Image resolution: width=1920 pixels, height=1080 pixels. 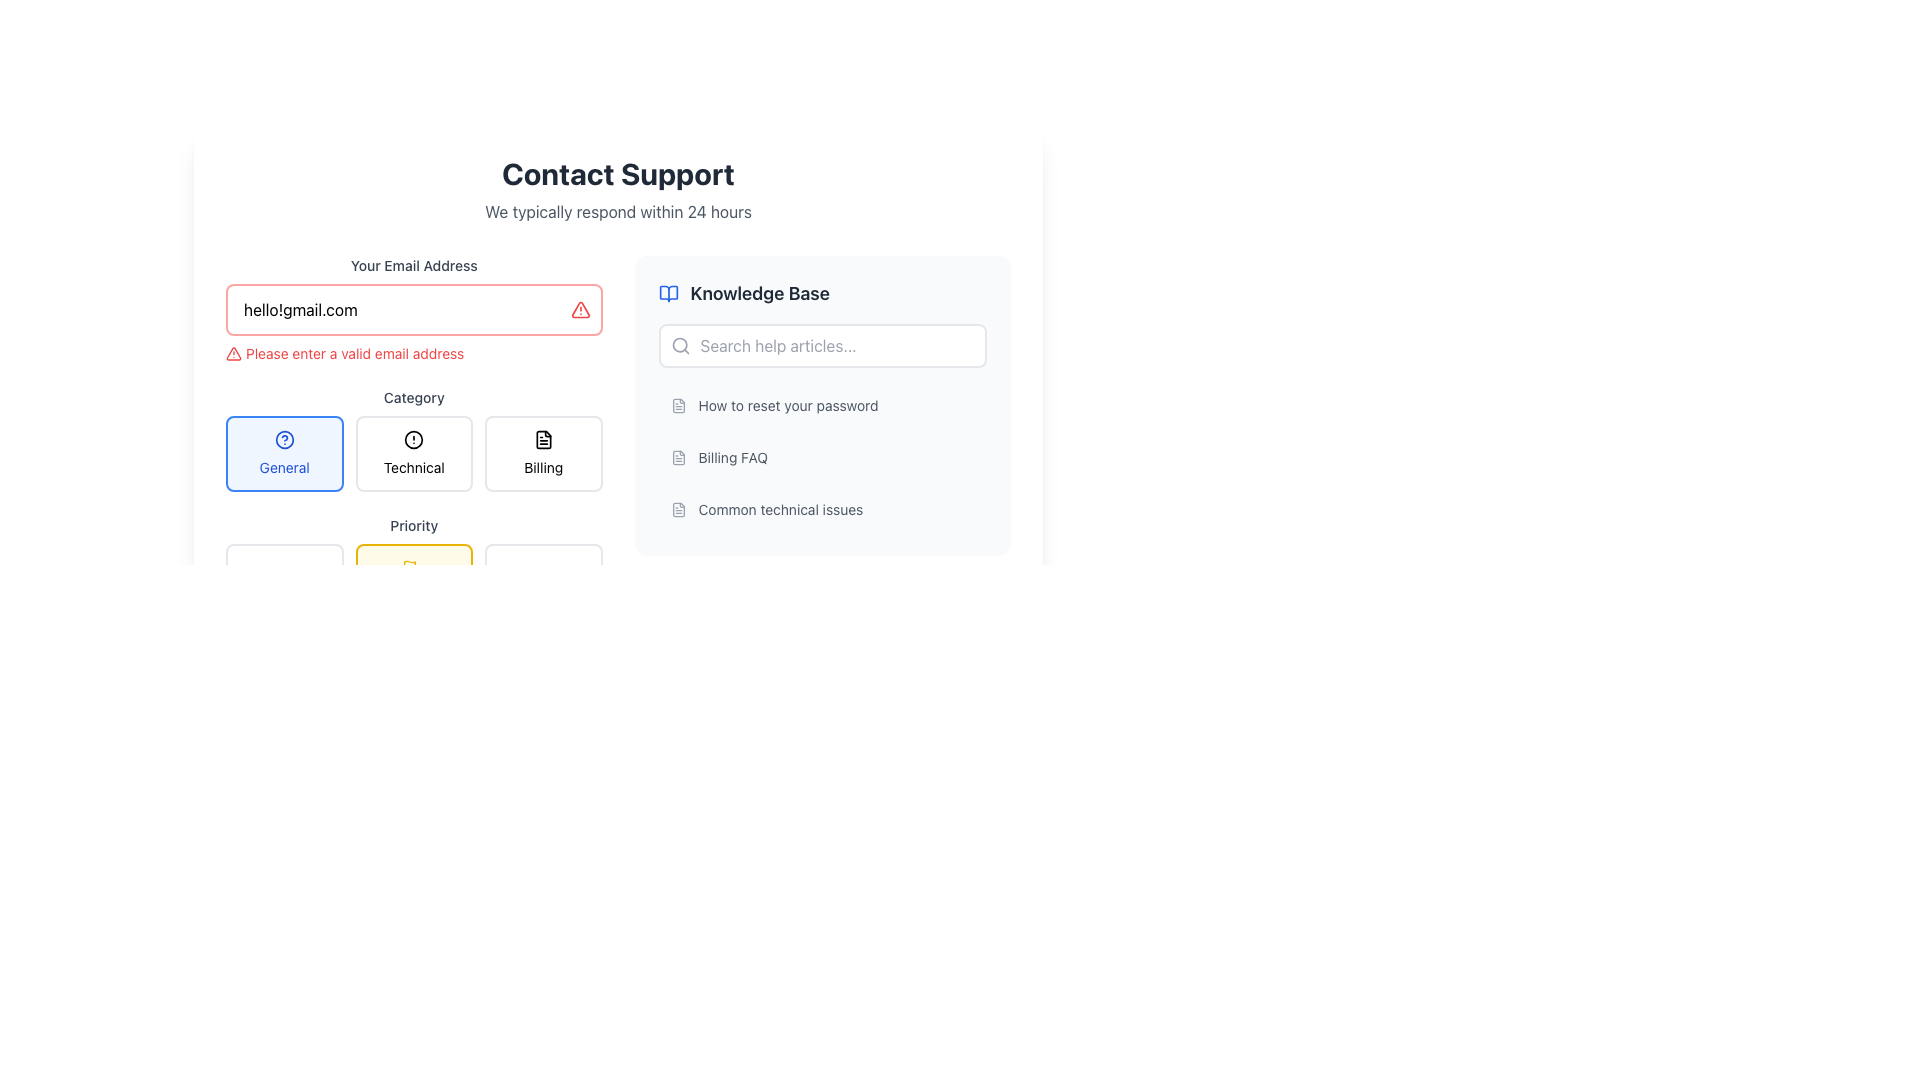 What do you see at coordinates (678, 458) in the screenshot?
I see `the graphical representation of the SVG Icon resembling a document with a text layout, located to the left of the 'Billing FAQ' text` at bounding box center [678, 458].